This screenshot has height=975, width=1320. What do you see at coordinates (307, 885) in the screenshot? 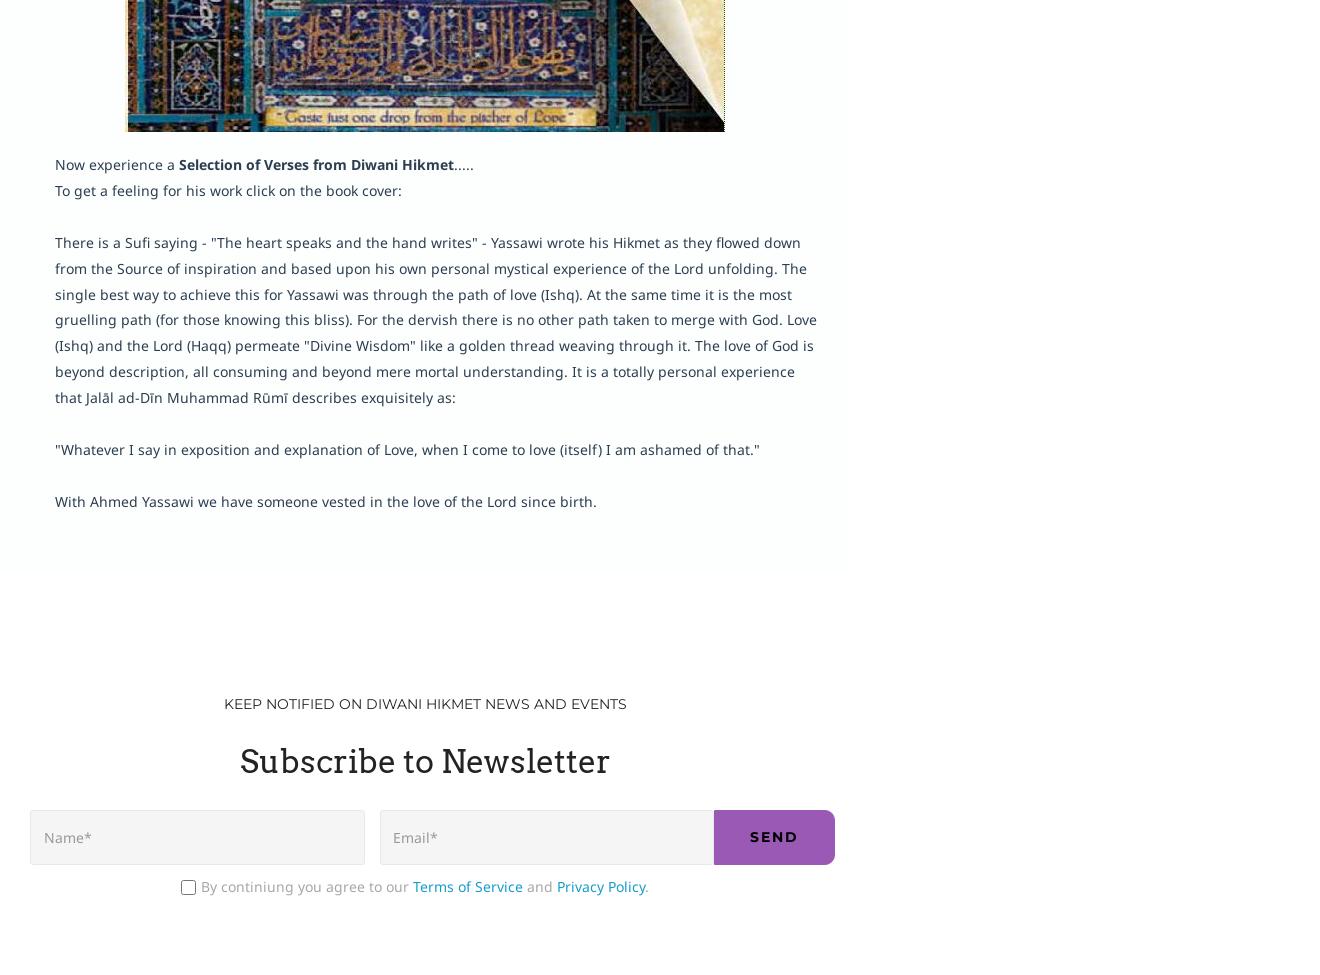
I see `'By continiung you agree to our'` at bounding box center [307, 885].